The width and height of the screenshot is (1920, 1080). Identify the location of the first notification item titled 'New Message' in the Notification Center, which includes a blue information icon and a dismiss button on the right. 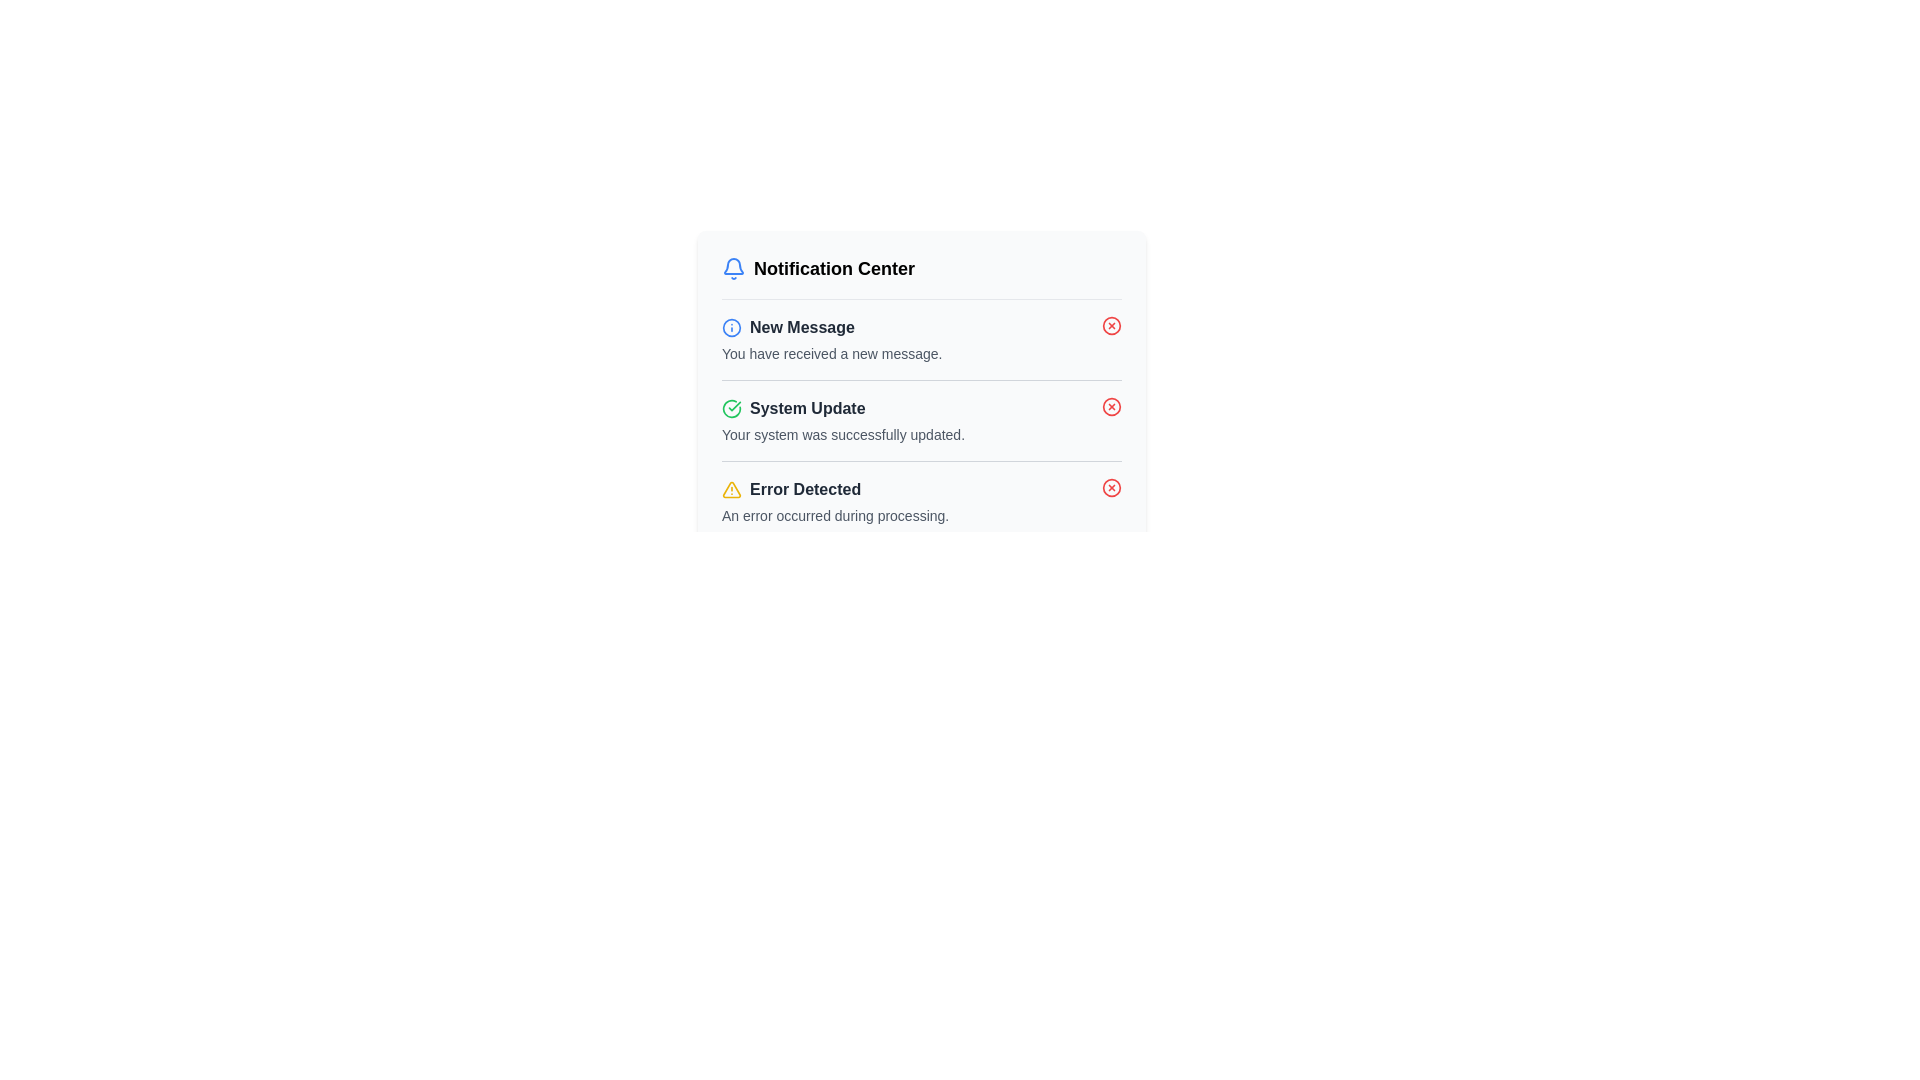
(920, 338).